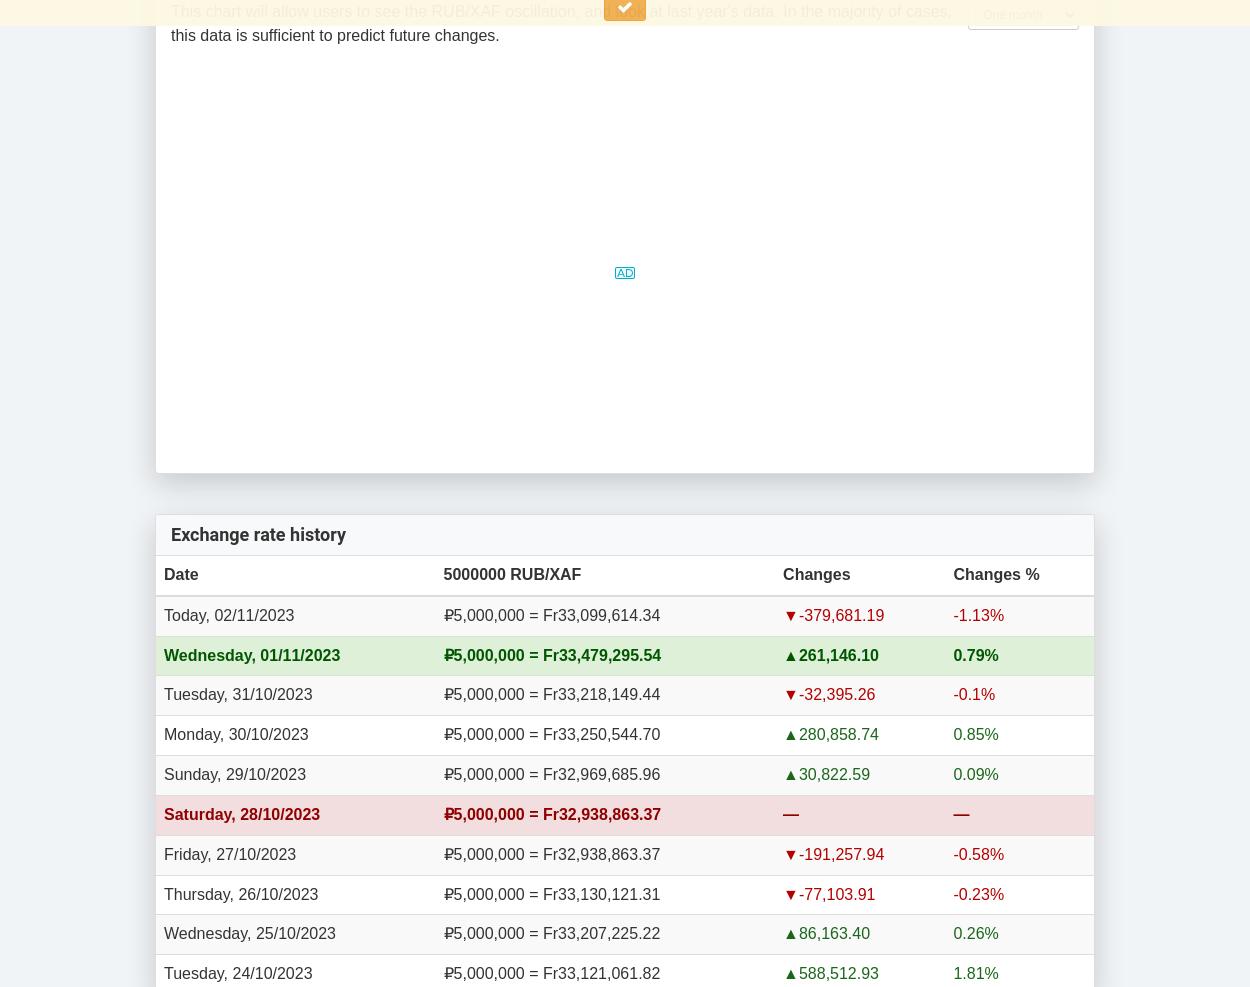 This screenshot has width=1250, height=987. What do you see at coordinates (815, 572) in the screenshot?
I see `'Changes'` at bounding box center [815, 572].